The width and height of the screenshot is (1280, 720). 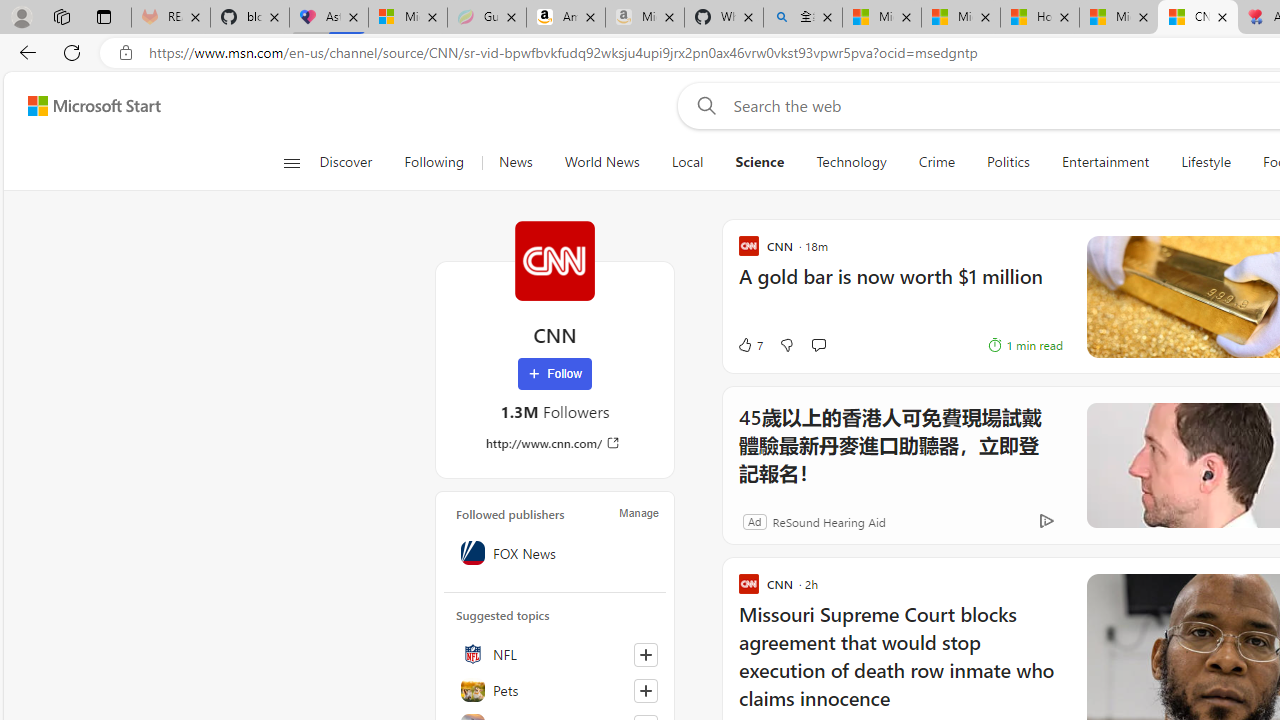 What do you see at coordinates (554, 442) in the screenshot?
I see `'http://www.cnn.com/'` at bounding box center [554, 442].